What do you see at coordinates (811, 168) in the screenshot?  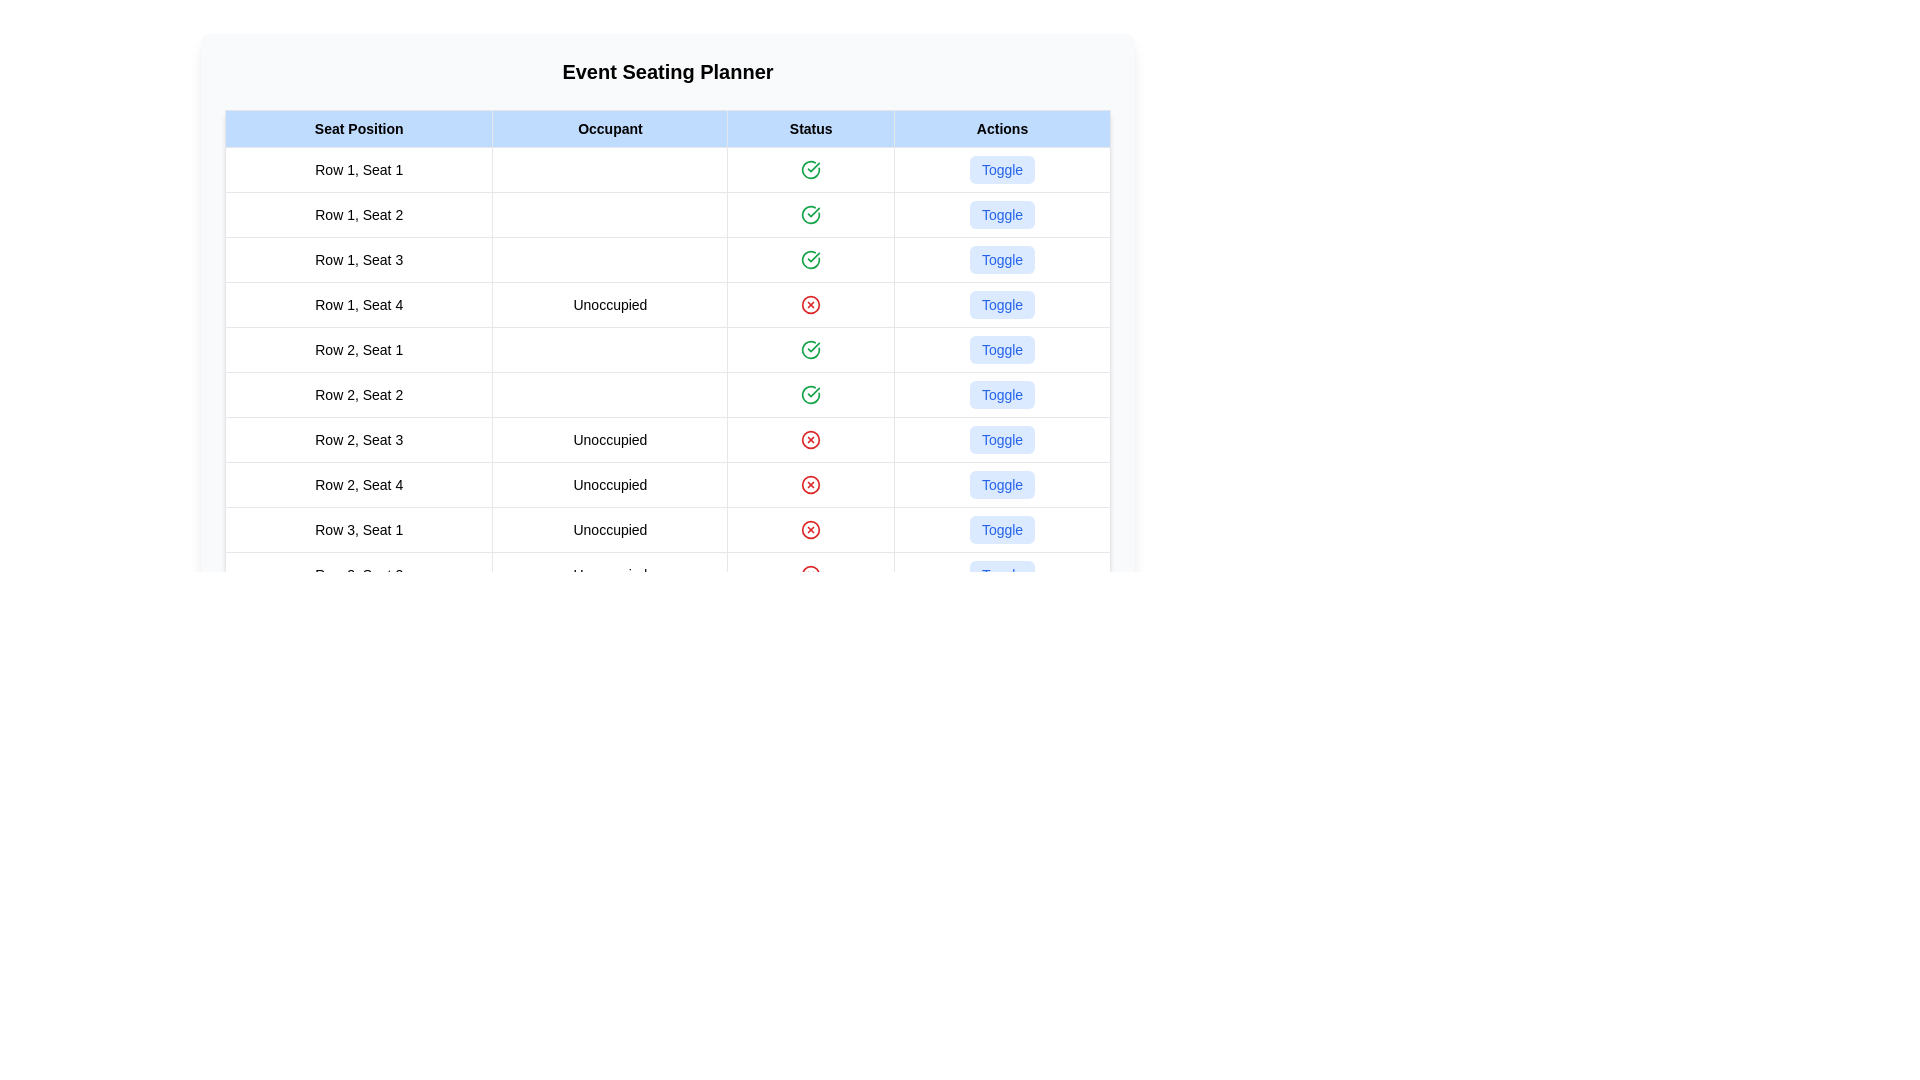 I see `the circular green icon with a white checkmark located in the 'Status' column of the first row of the table` at bounding box center [811, 168].